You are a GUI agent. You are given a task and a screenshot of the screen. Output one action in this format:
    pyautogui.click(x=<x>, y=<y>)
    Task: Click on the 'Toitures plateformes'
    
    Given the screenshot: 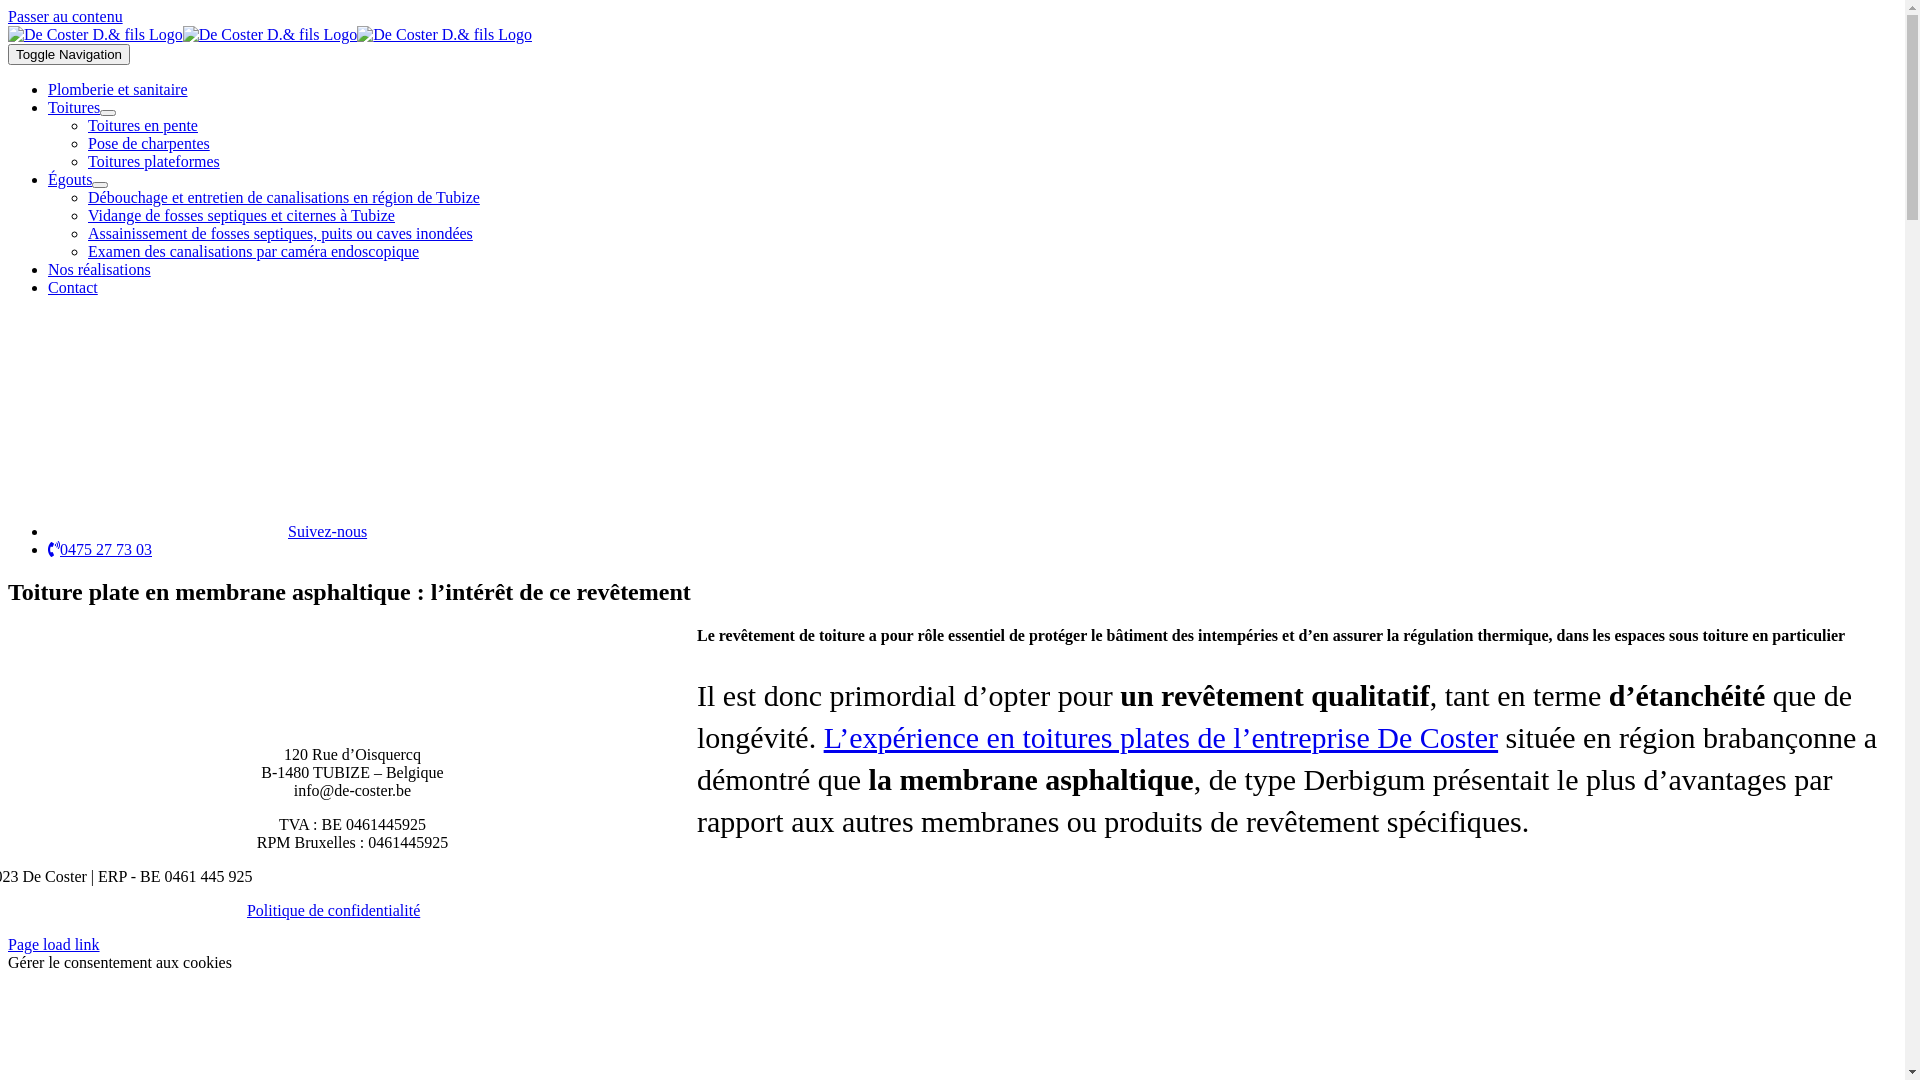 What is the action you would take?
    pyautogui.click(x=86, y=160)
    